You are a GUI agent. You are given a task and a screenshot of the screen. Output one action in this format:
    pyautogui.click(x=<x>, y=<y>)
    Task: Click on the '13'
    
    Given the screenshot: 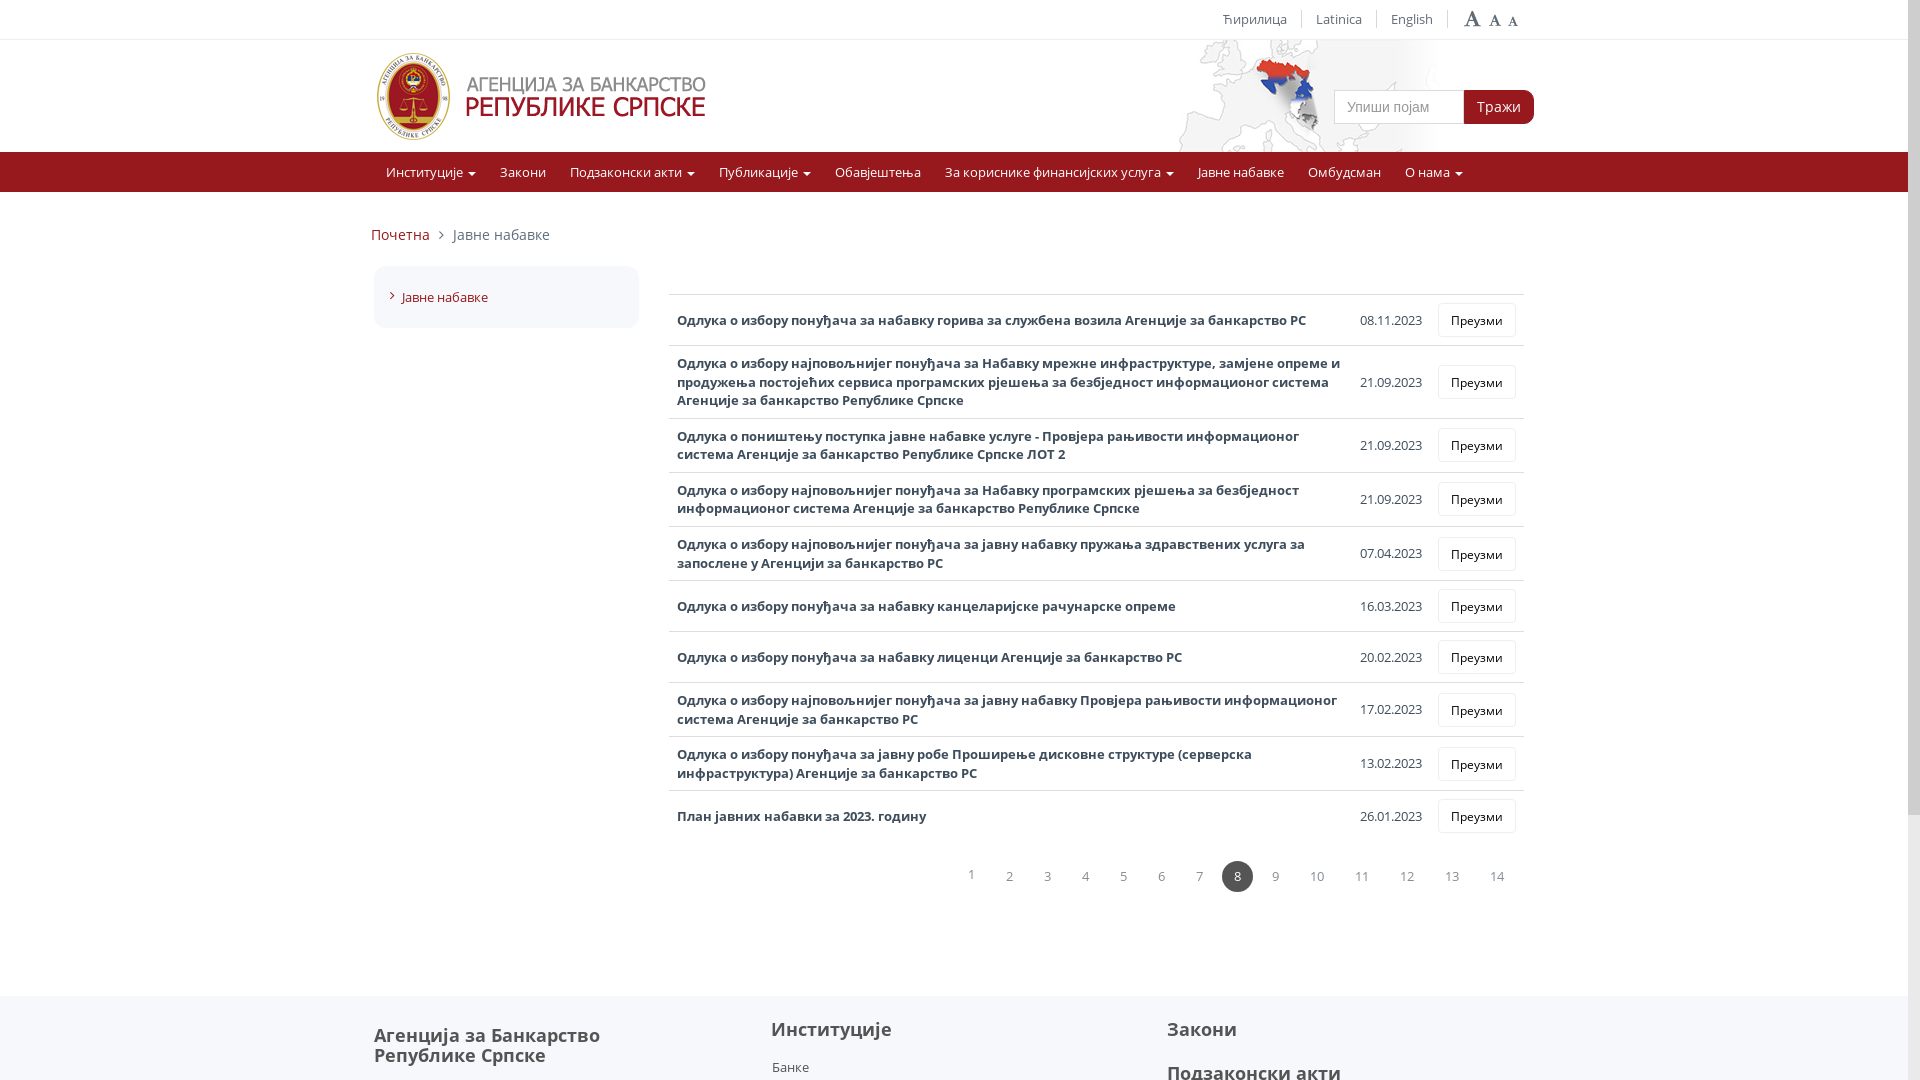 What is the action you would take?
    pyautogui.click(x=1451, y=875)
    